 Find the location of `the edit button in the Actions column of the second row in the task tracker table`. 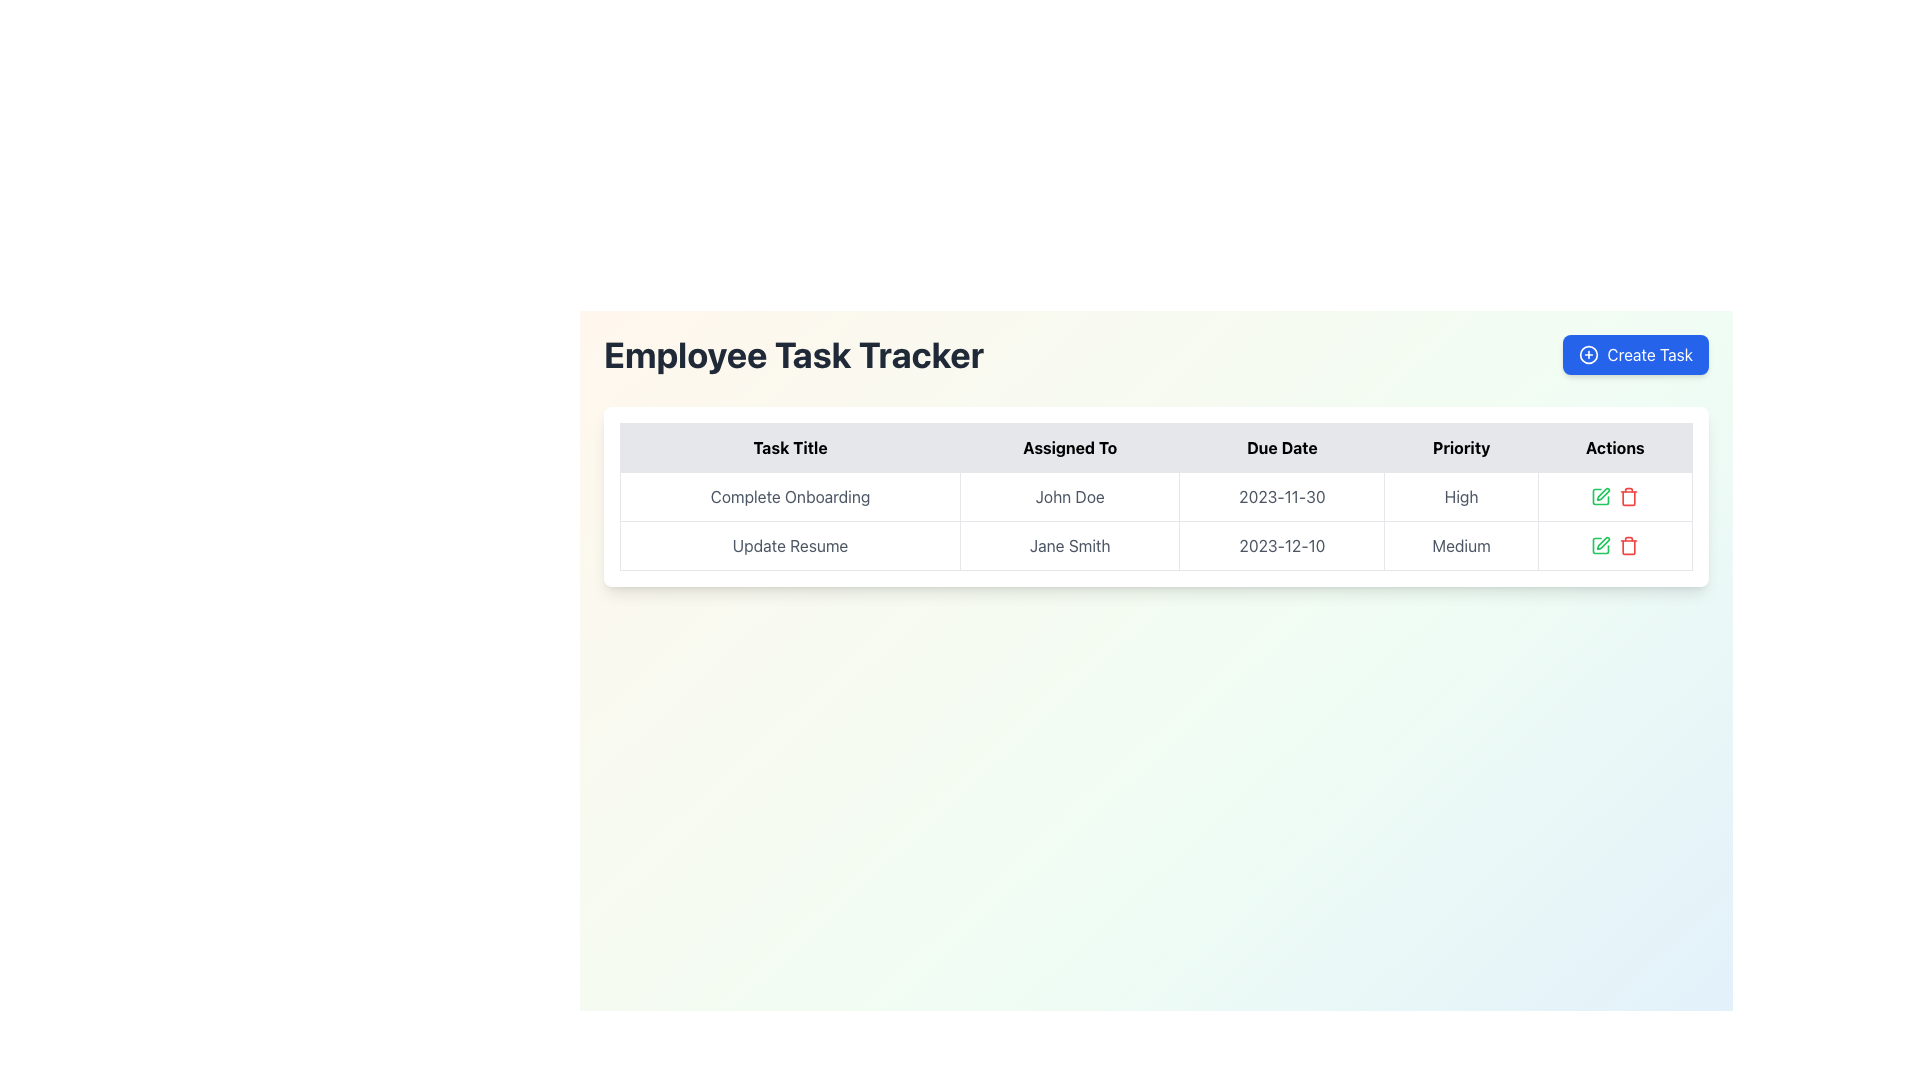

the edit button in the Actions column of the second row in the task tracker table is located at coordinates (1603, 494).